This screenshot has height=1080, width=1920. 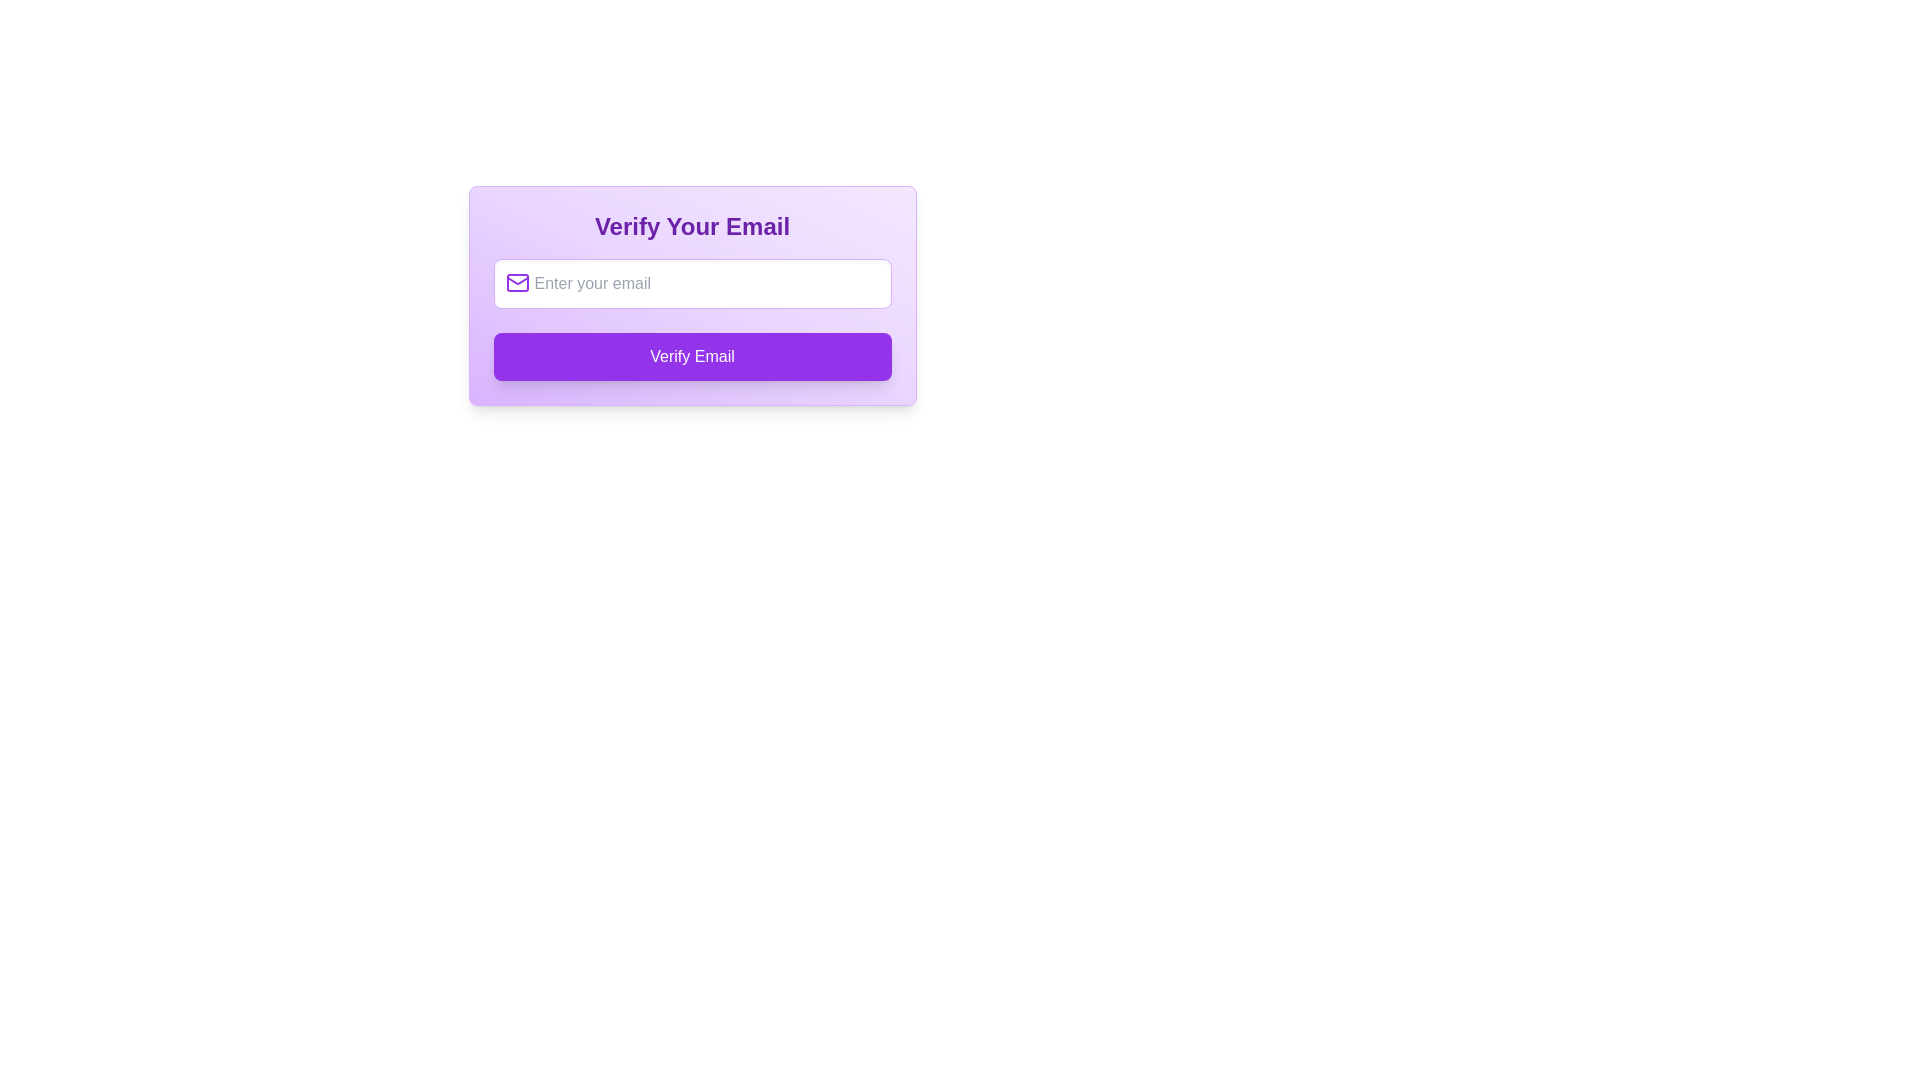 What do you see at coordinates (517, 282) in the screenshot?
I see `the decorative icon that visually represents the email input field, located to the left of the 'Enter your email' placeholder text` at bounding box center [517, 282].